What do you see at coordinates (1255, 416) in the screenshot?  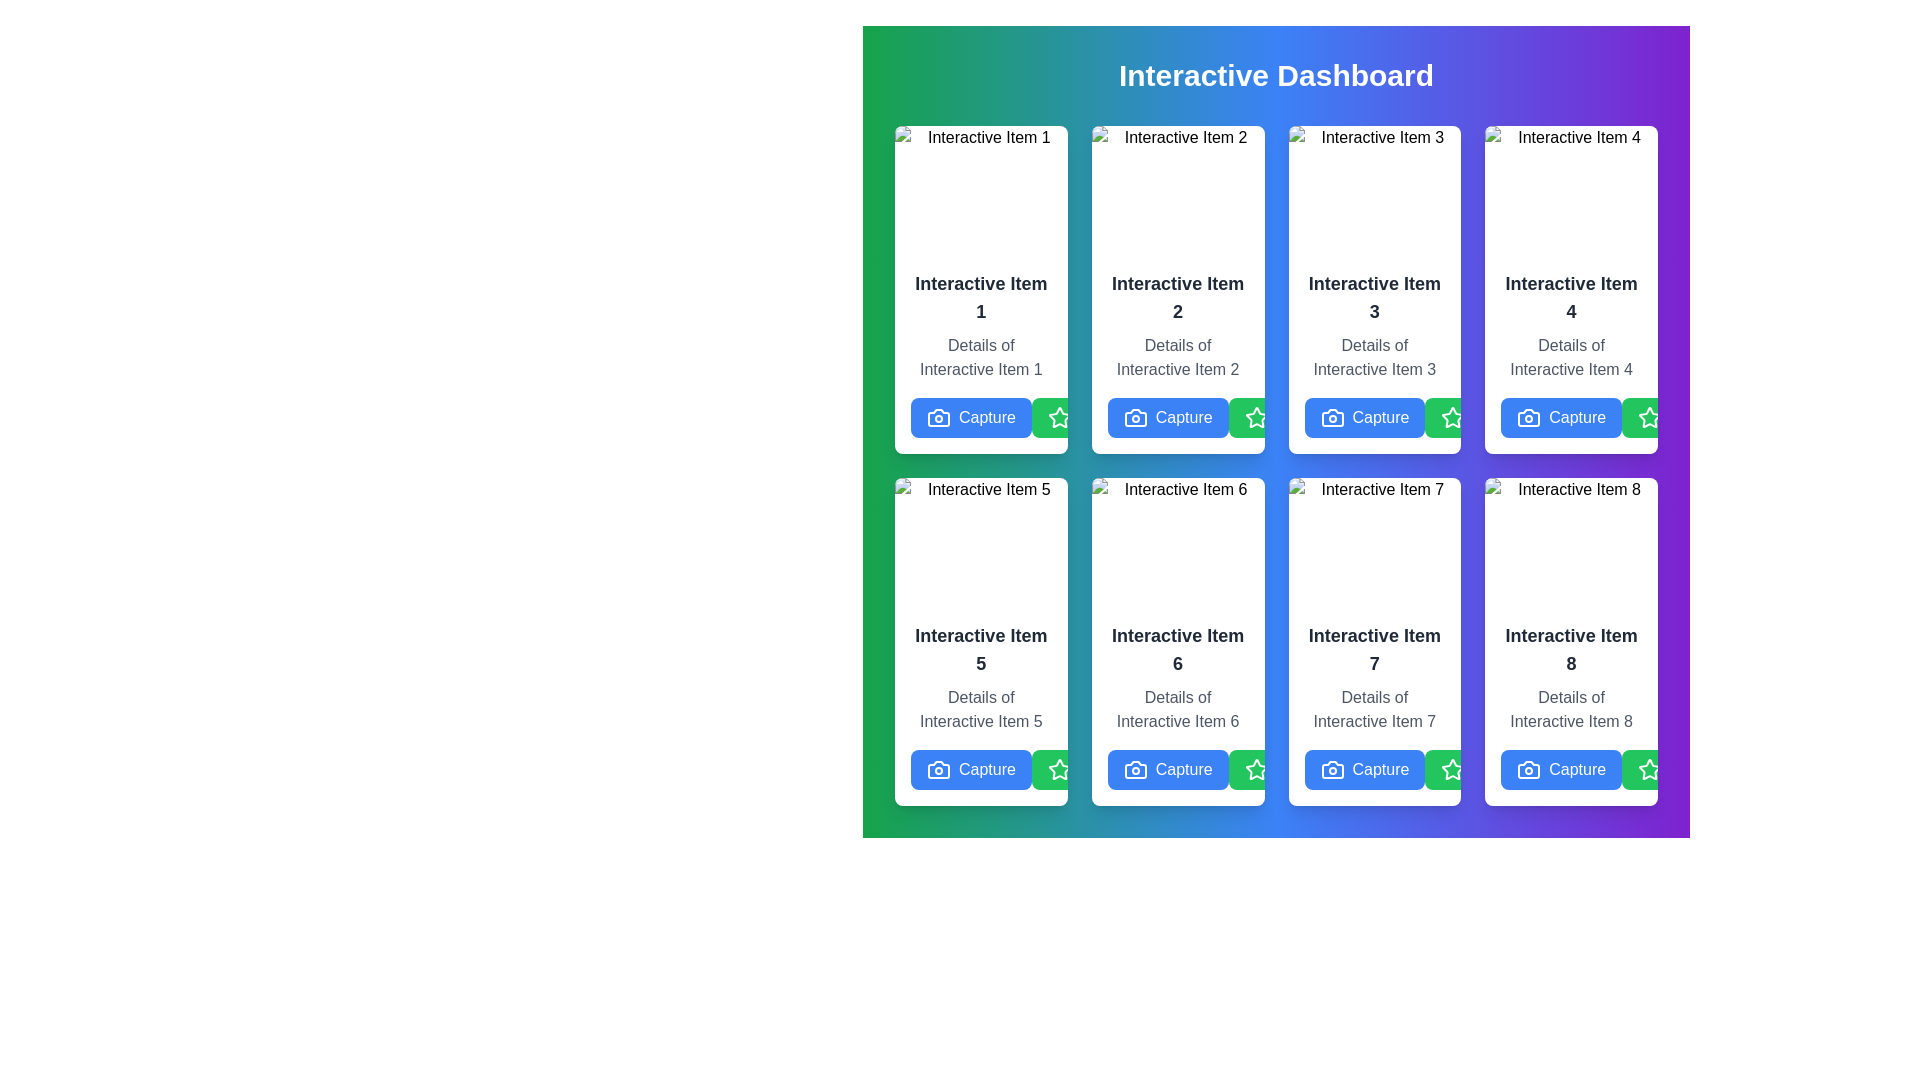 I see `the star-shaped icon within the green button labeled 'Favorite' to mark it as a favorite` at bounding box center [1255, 416].